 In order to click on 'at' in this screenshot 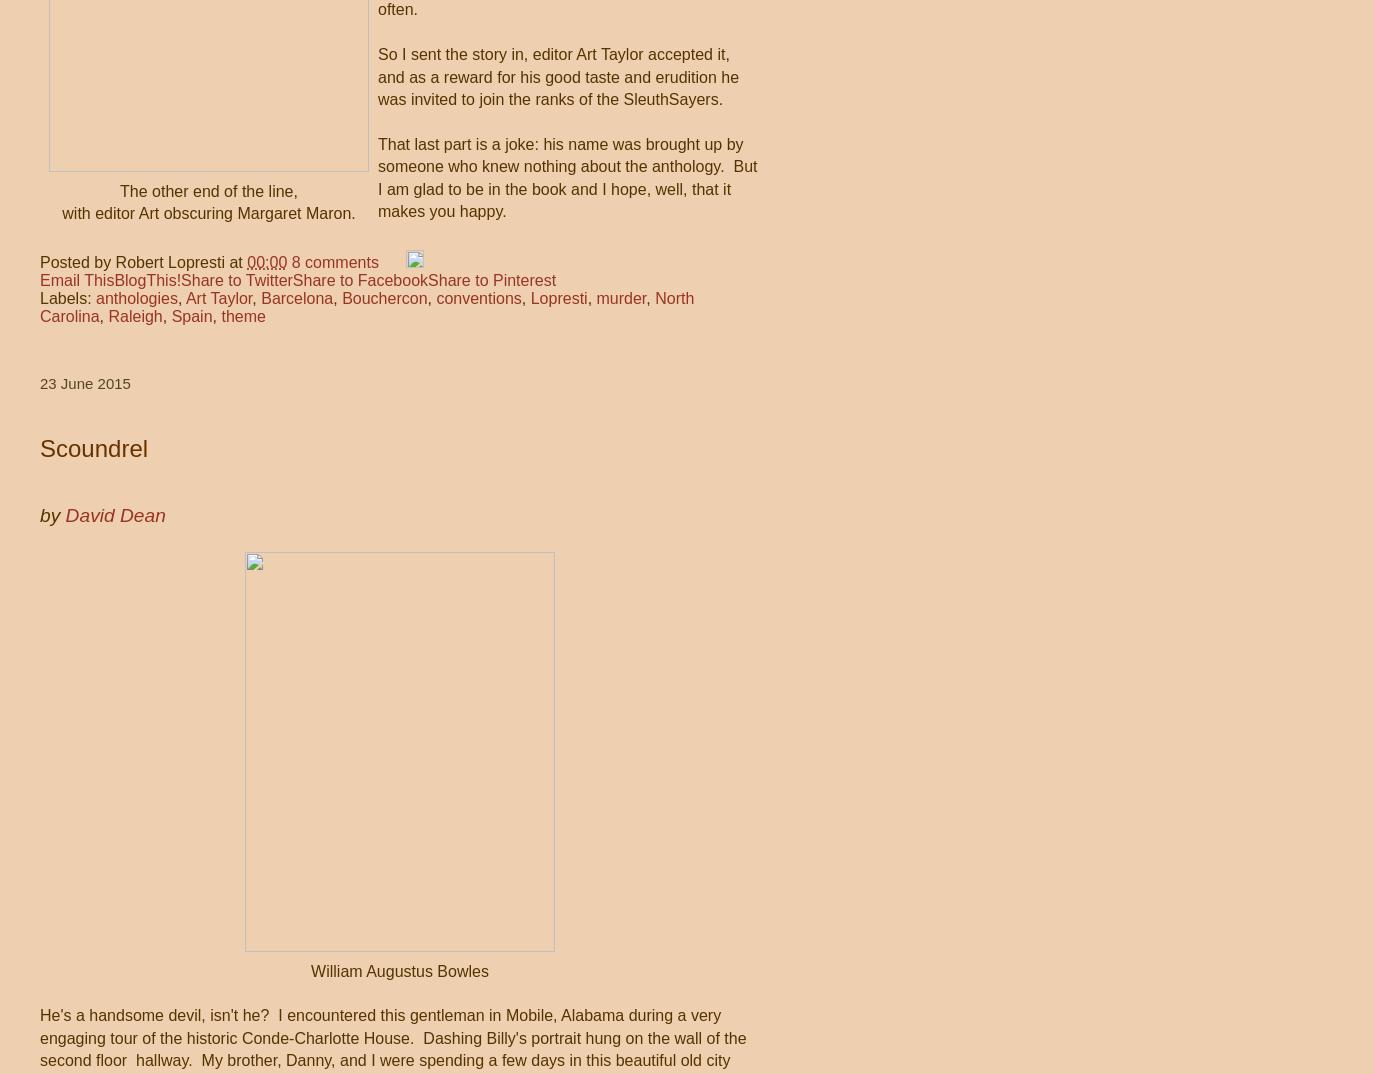, I will do `click(236, 260)`.